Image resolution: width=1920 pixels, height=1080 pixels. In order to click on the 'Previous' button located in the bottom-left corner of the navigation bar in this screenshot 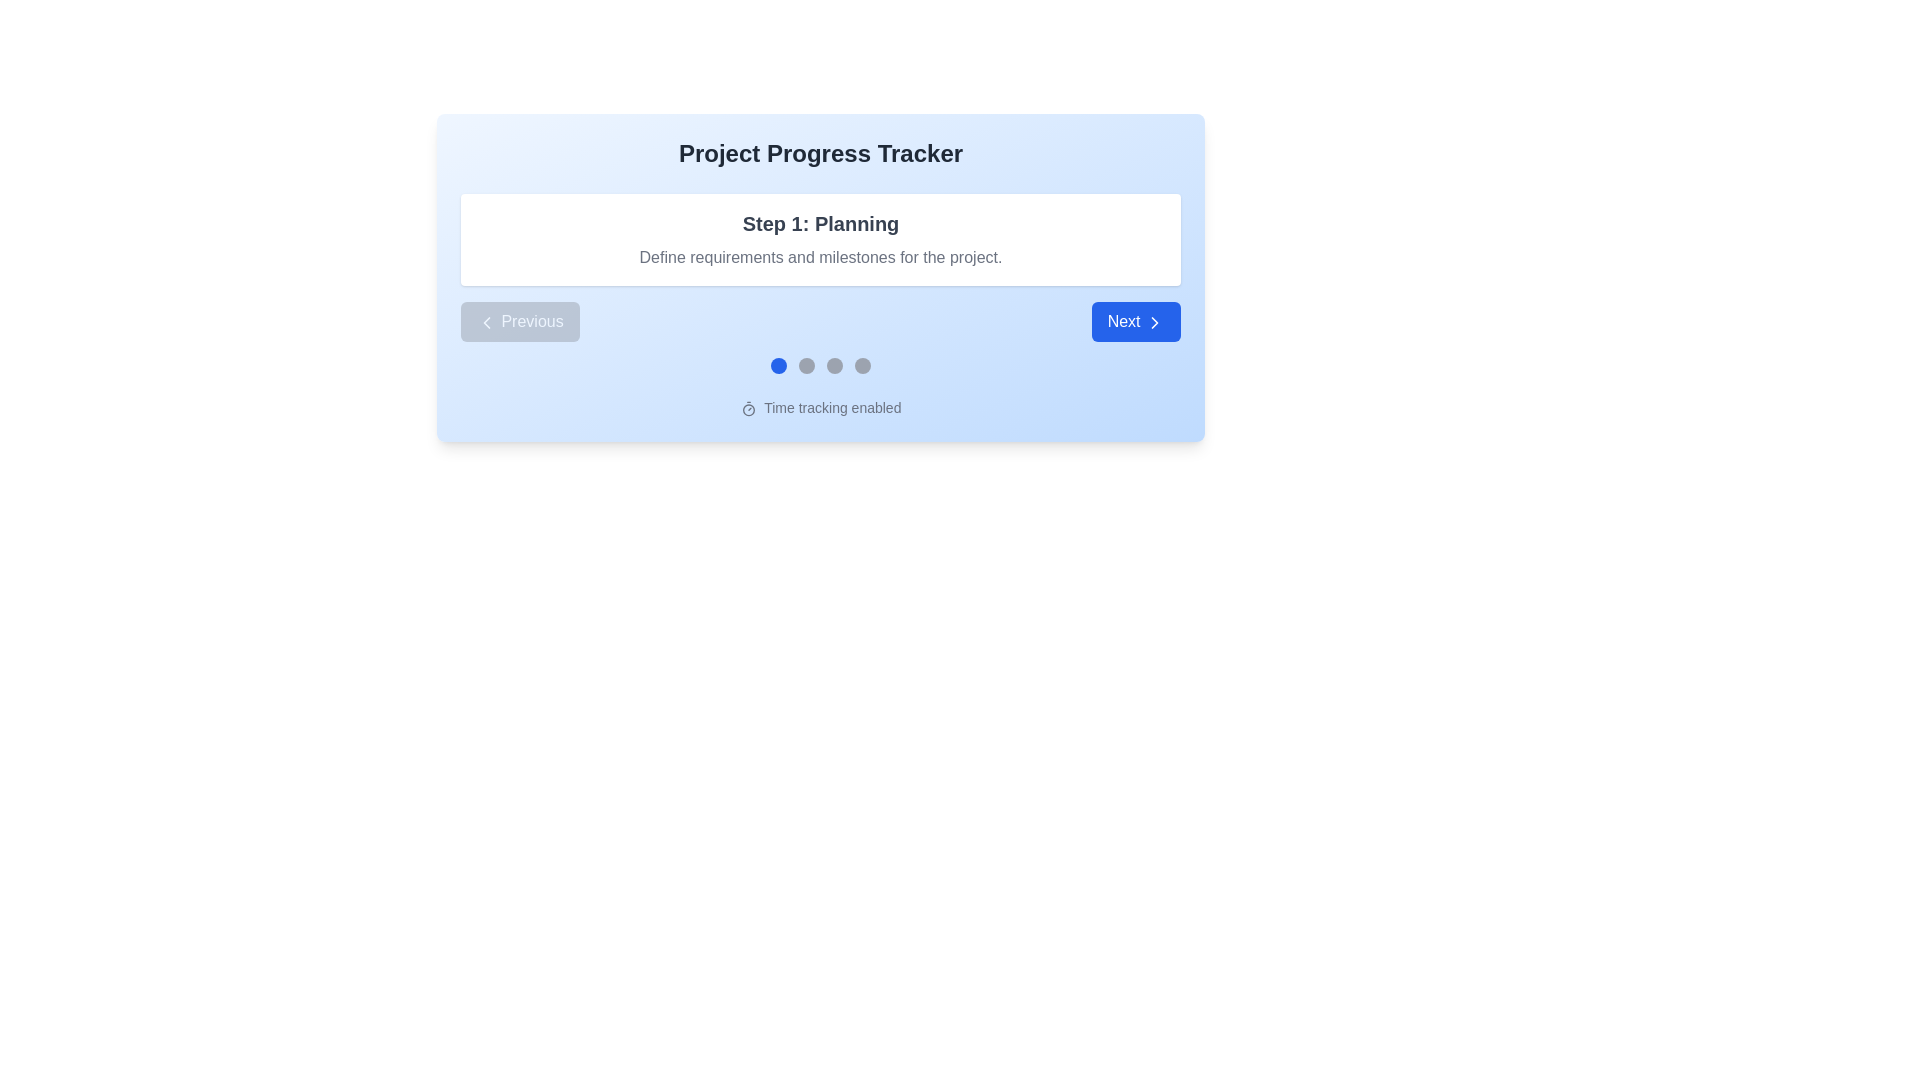, I will do `click(520, 320)`.